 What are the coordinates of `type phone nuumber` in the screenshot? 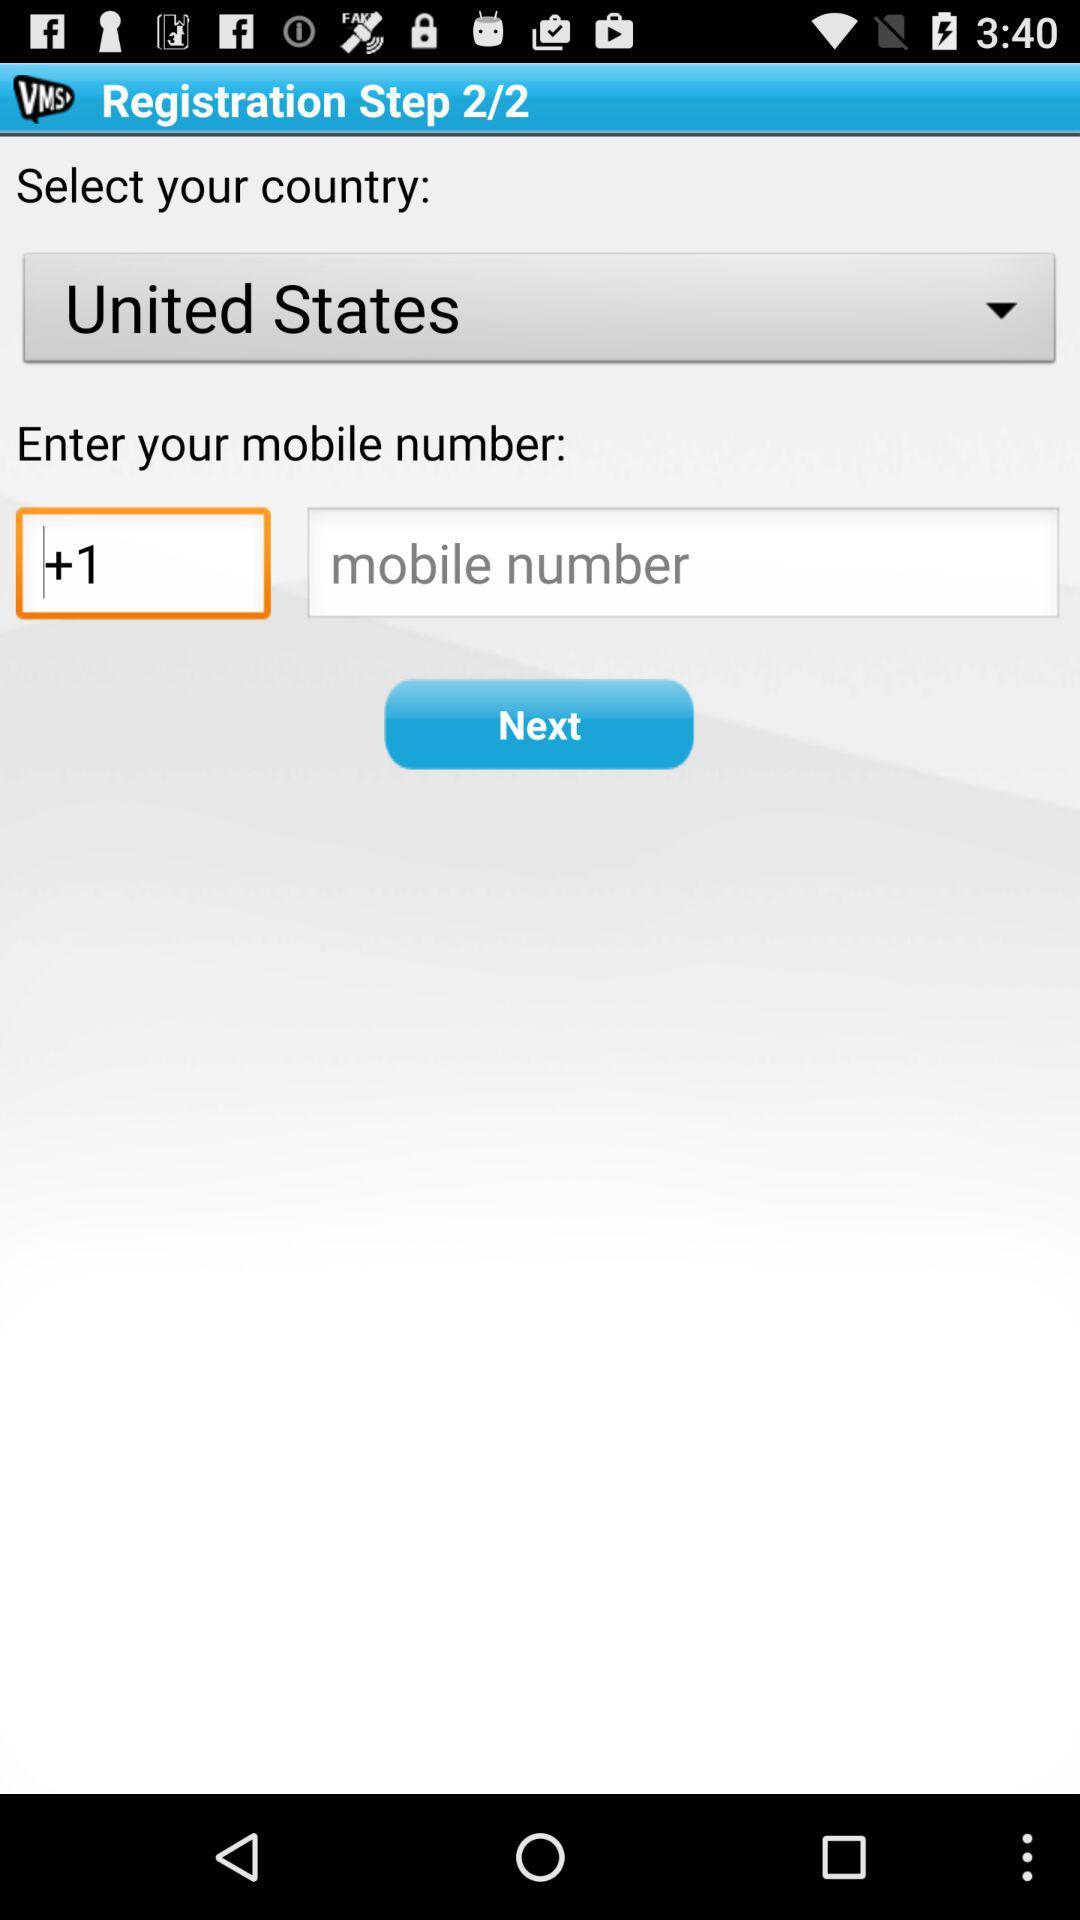 It's located at (682, 567).